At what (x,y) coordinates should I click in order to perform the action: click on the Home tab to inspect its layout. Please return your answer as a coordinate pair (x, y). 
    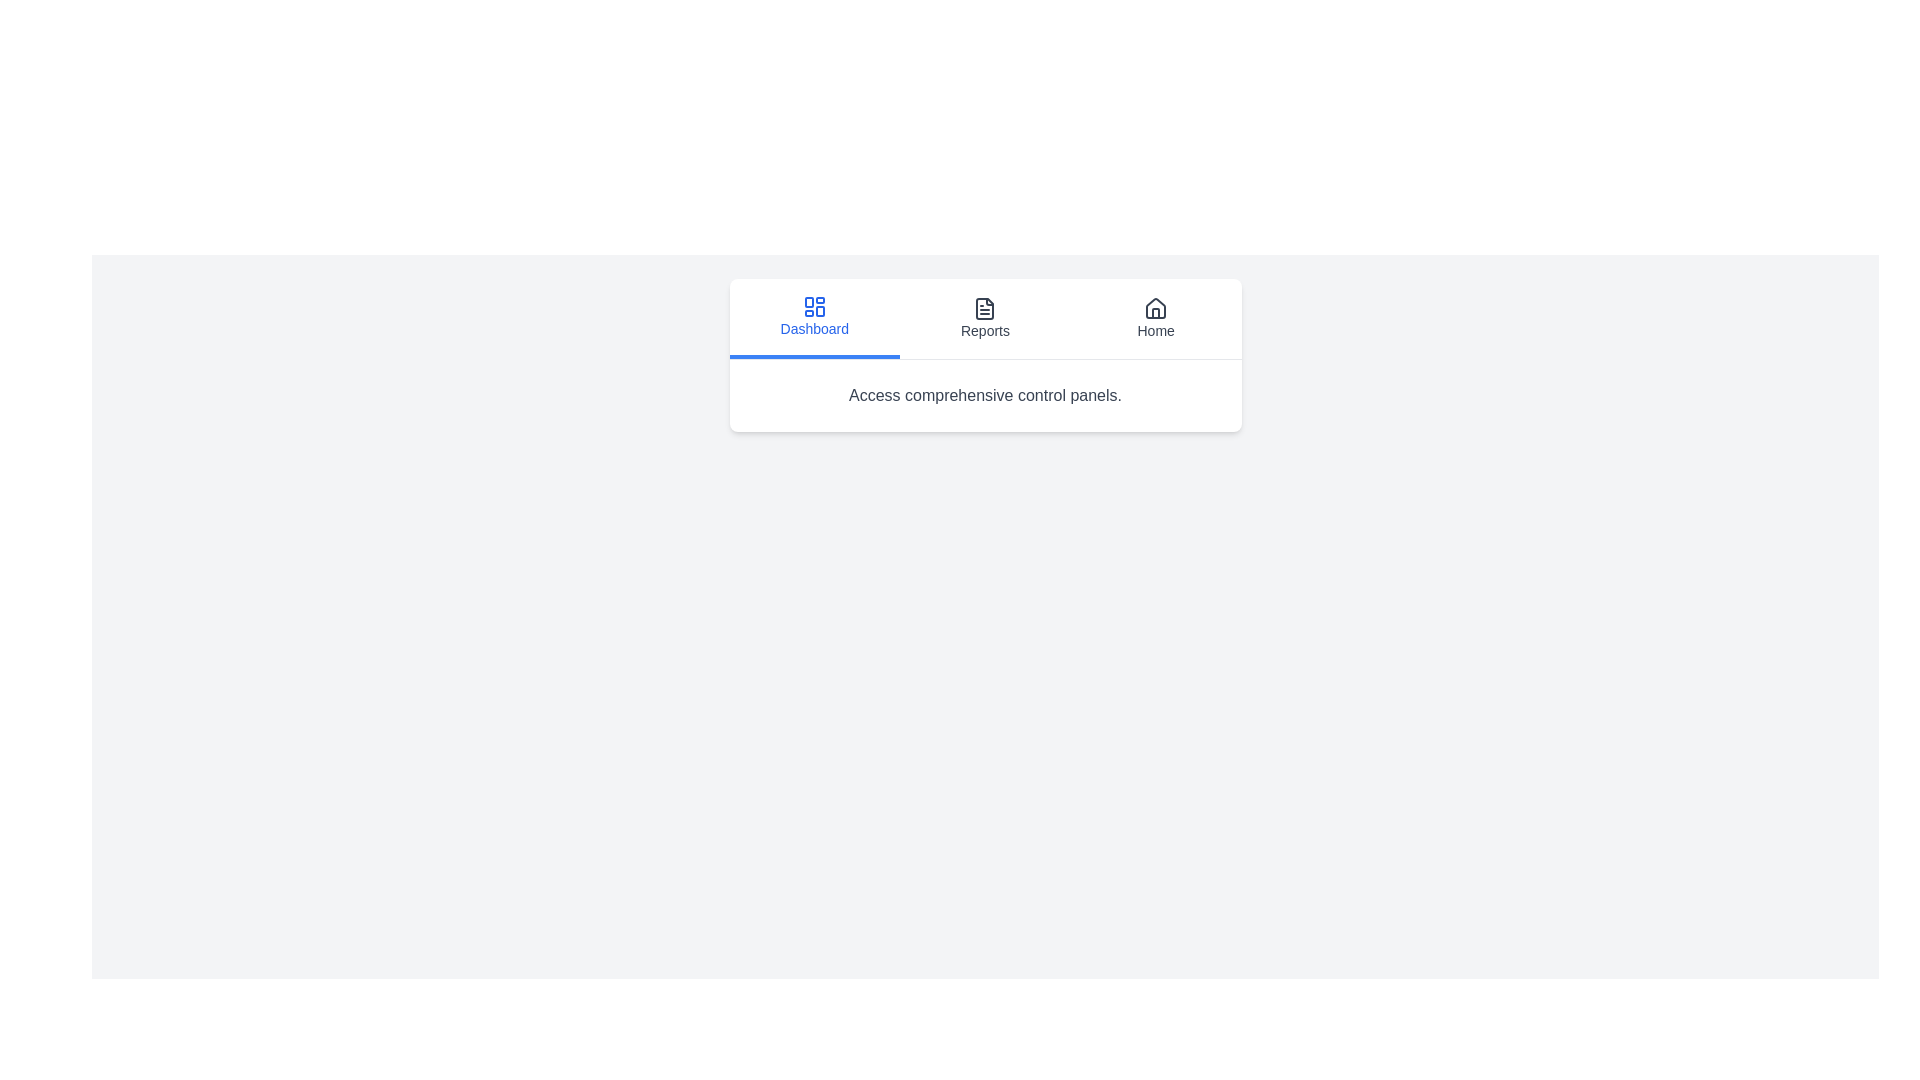
    Looking at the image, I should click on (1156, 318).